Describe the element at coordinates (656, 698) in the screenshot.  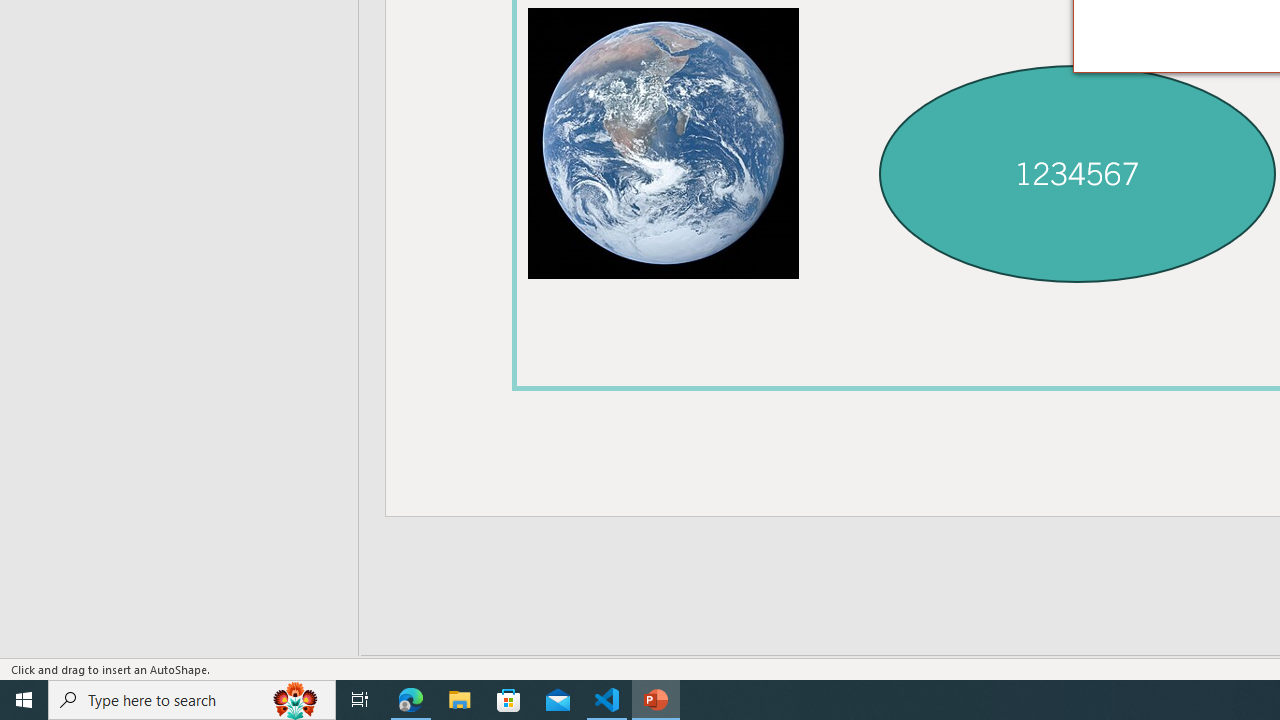
I see `'PowerPoint - 1 running window'` at that location.